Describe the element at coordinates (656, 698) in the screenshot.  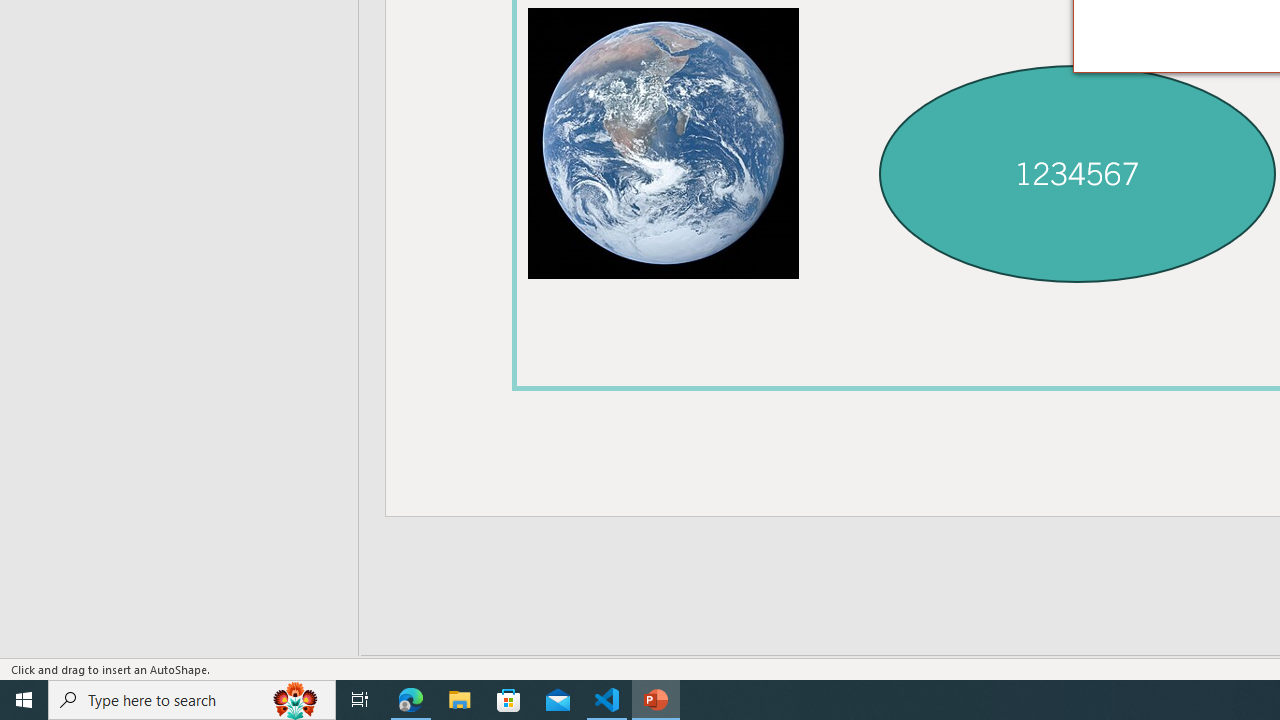
I see `'PowerPoint - 1 running window'` at that location.